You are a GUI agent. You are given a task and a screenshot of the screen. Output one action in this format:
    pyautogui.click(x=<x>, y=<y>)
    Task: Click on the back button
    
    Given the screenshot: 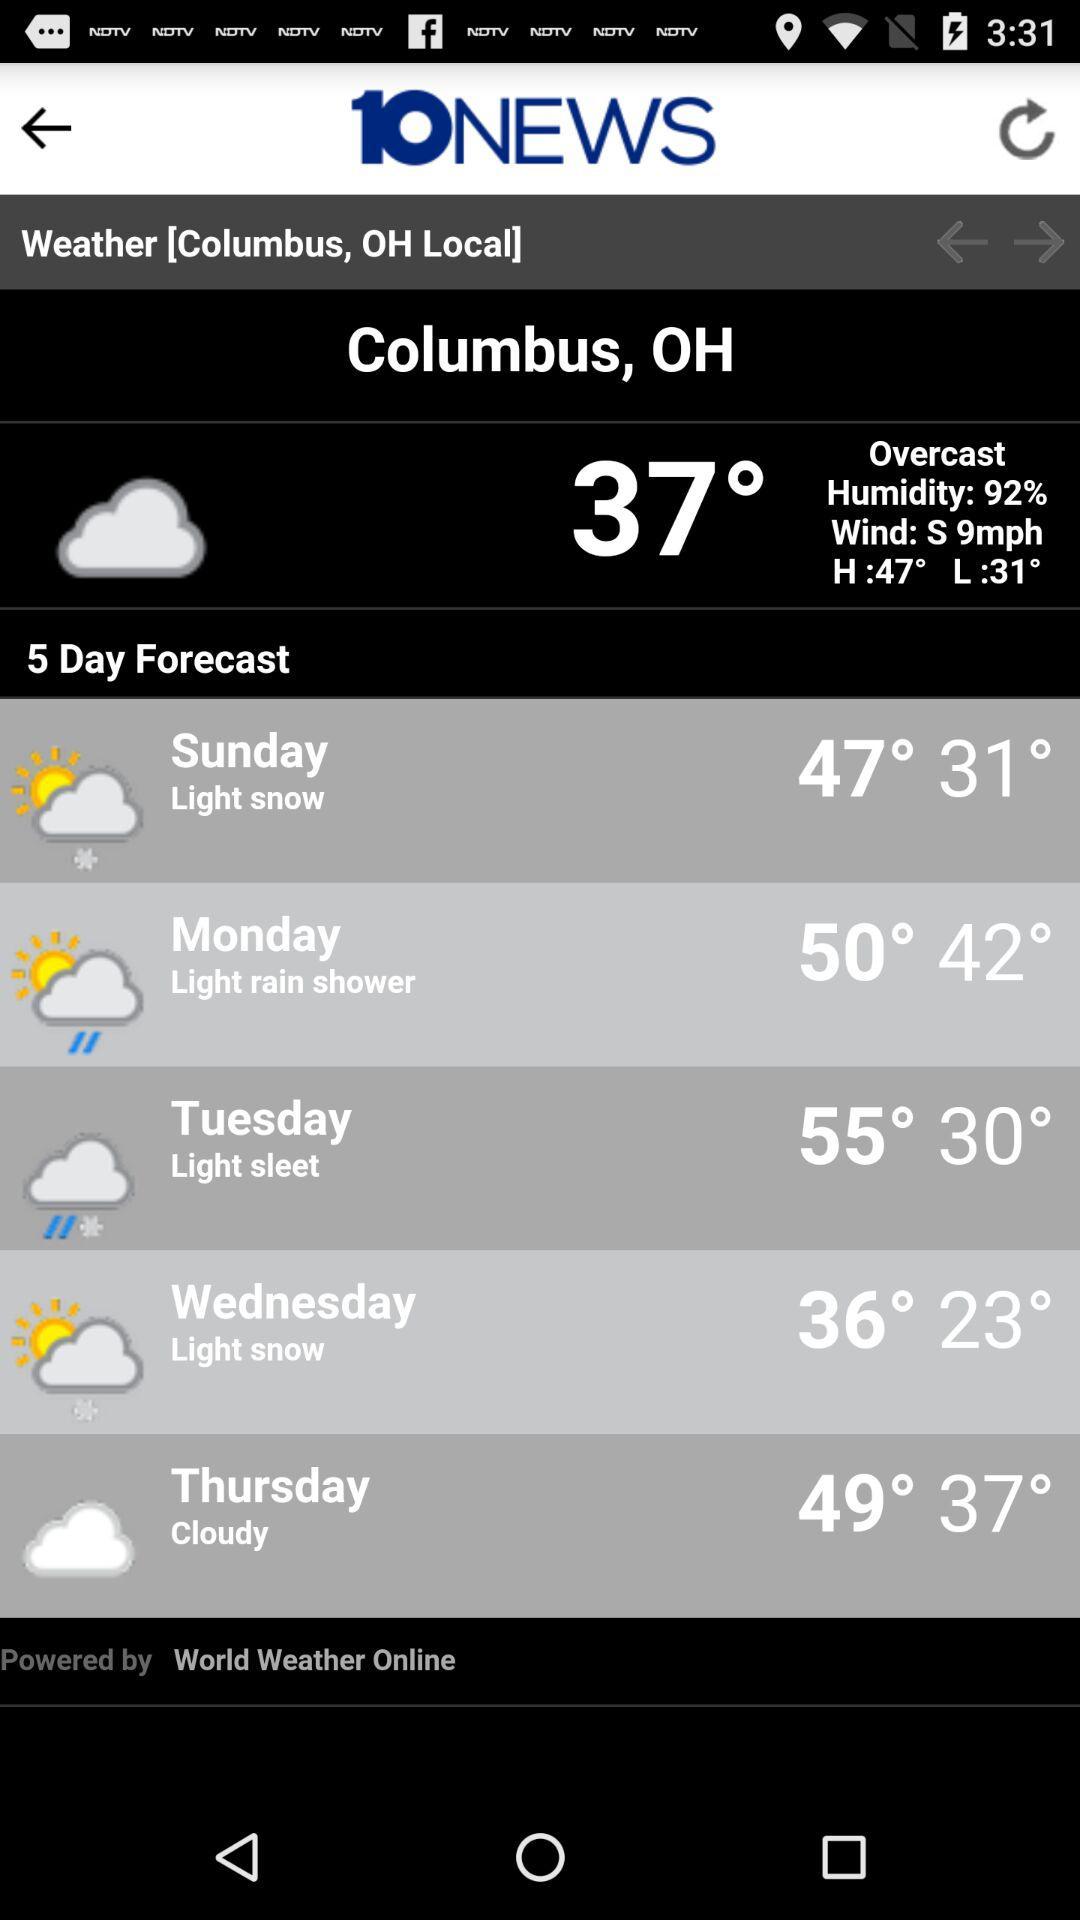 What is the action you would take?
    pyautogui.click(x=961, y=241)
    